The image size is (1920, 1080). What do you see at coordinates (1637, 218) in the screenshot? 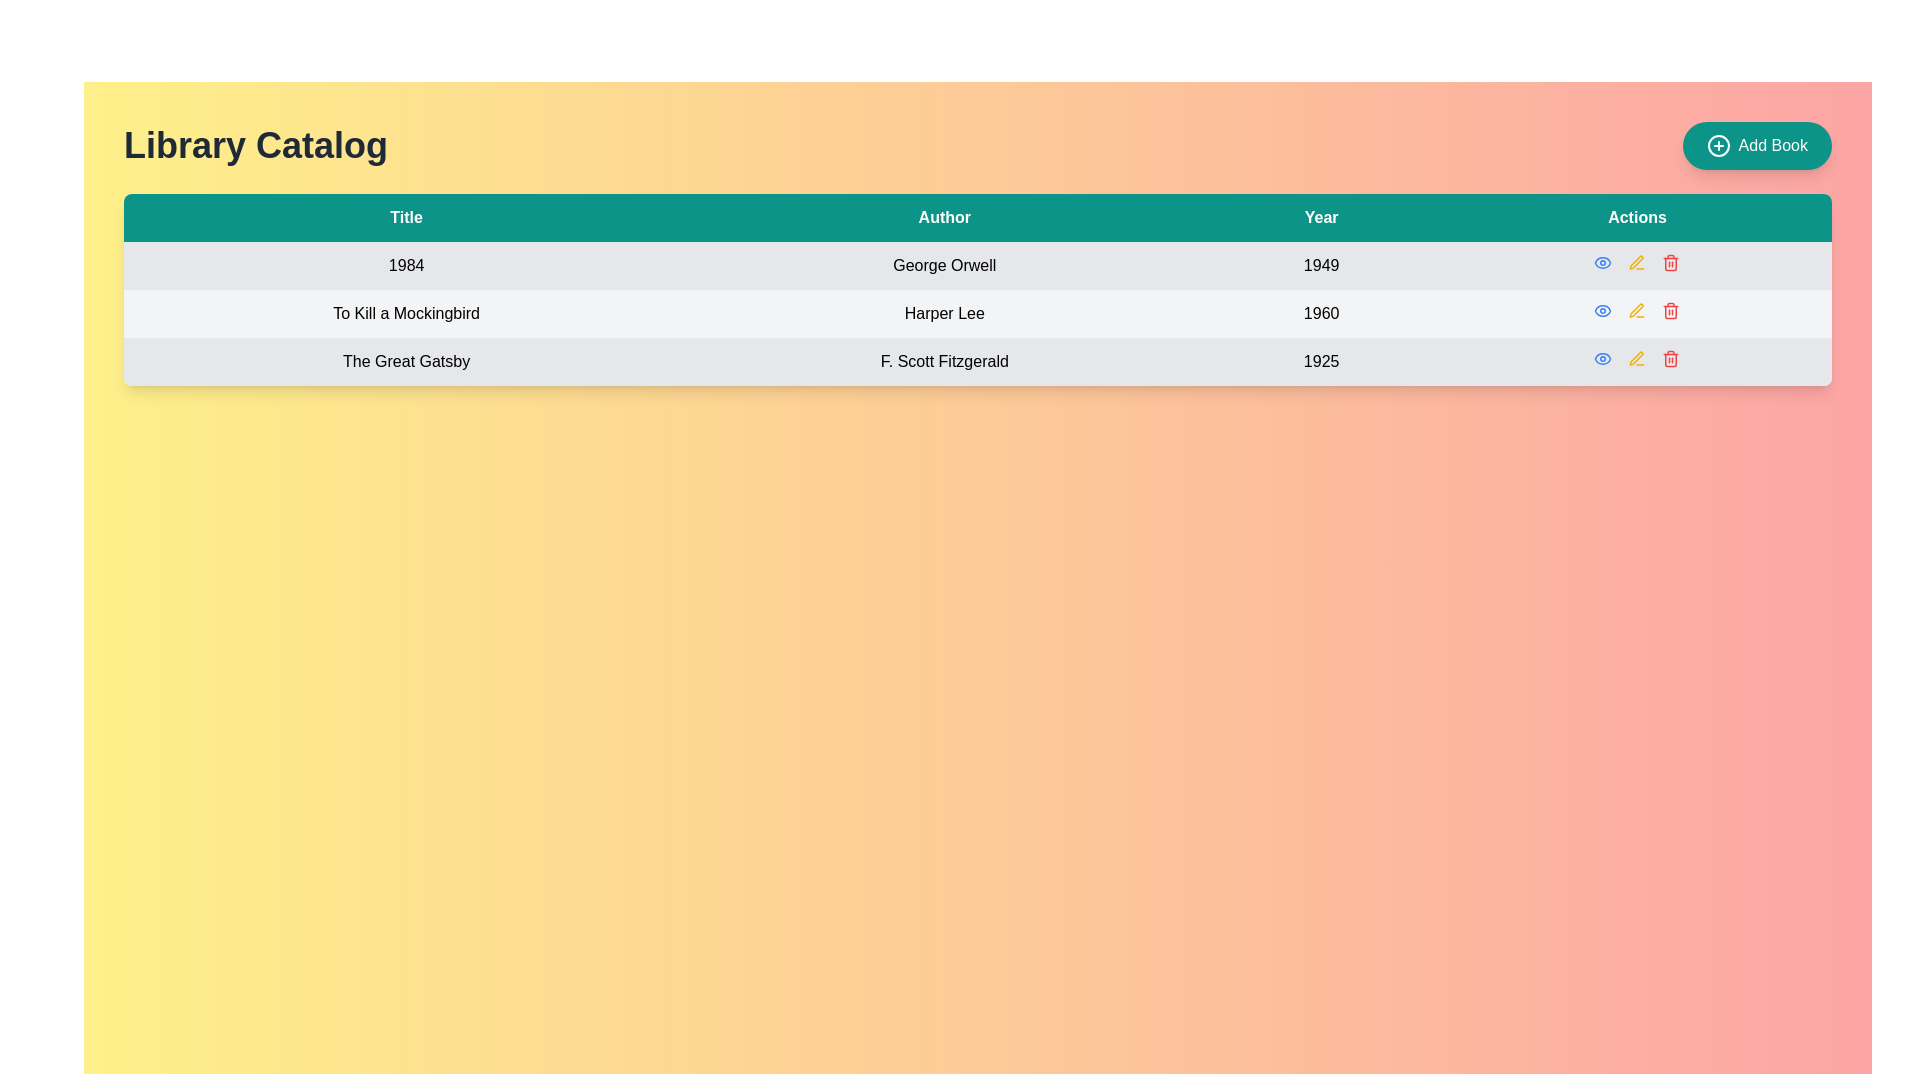
I see `the 'Actions' column header in the table, which has a green background and white text, located at the top right quadrant of the table` at bounding box center [1637, 218].